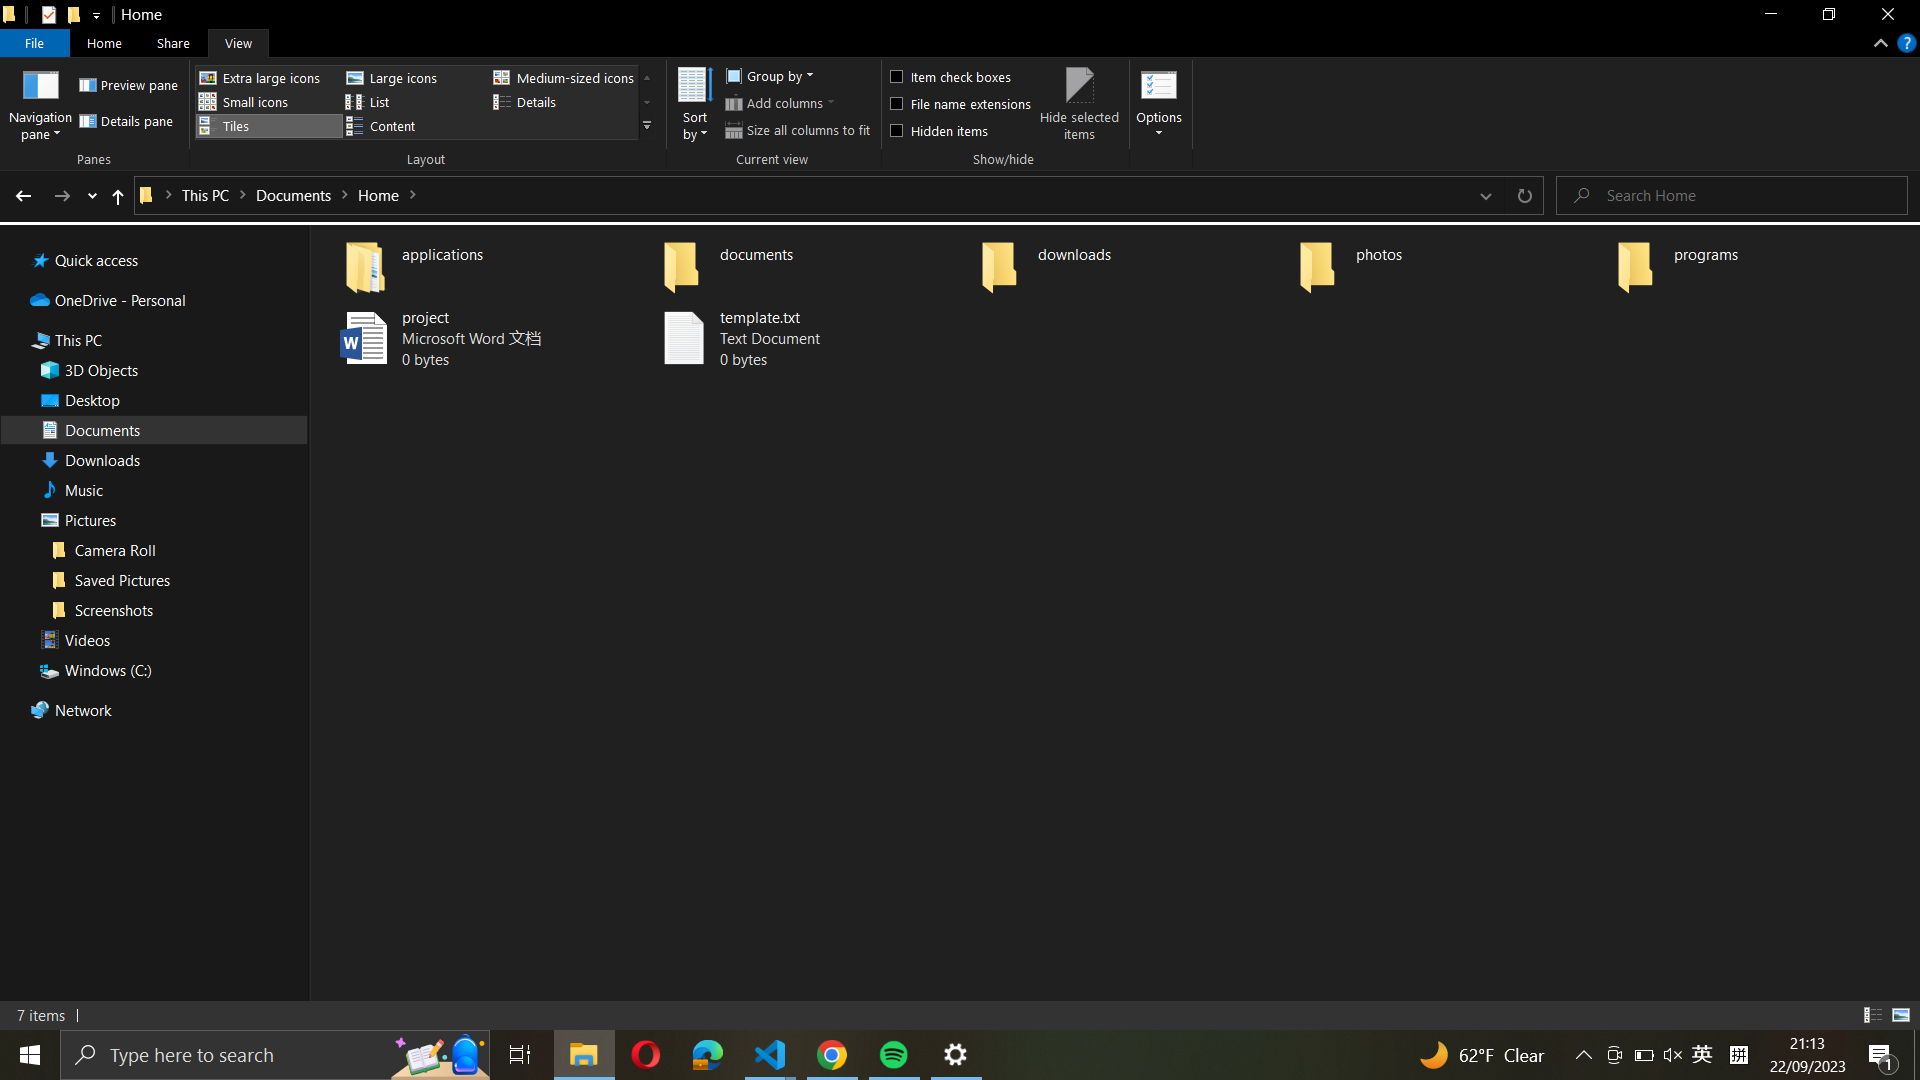 The image size is (1920, 1080). Describe the element at coordinates (1449, 261) in the screenshot. I see `the "photos" directory and establish a new directory named "vacation"` at that location.